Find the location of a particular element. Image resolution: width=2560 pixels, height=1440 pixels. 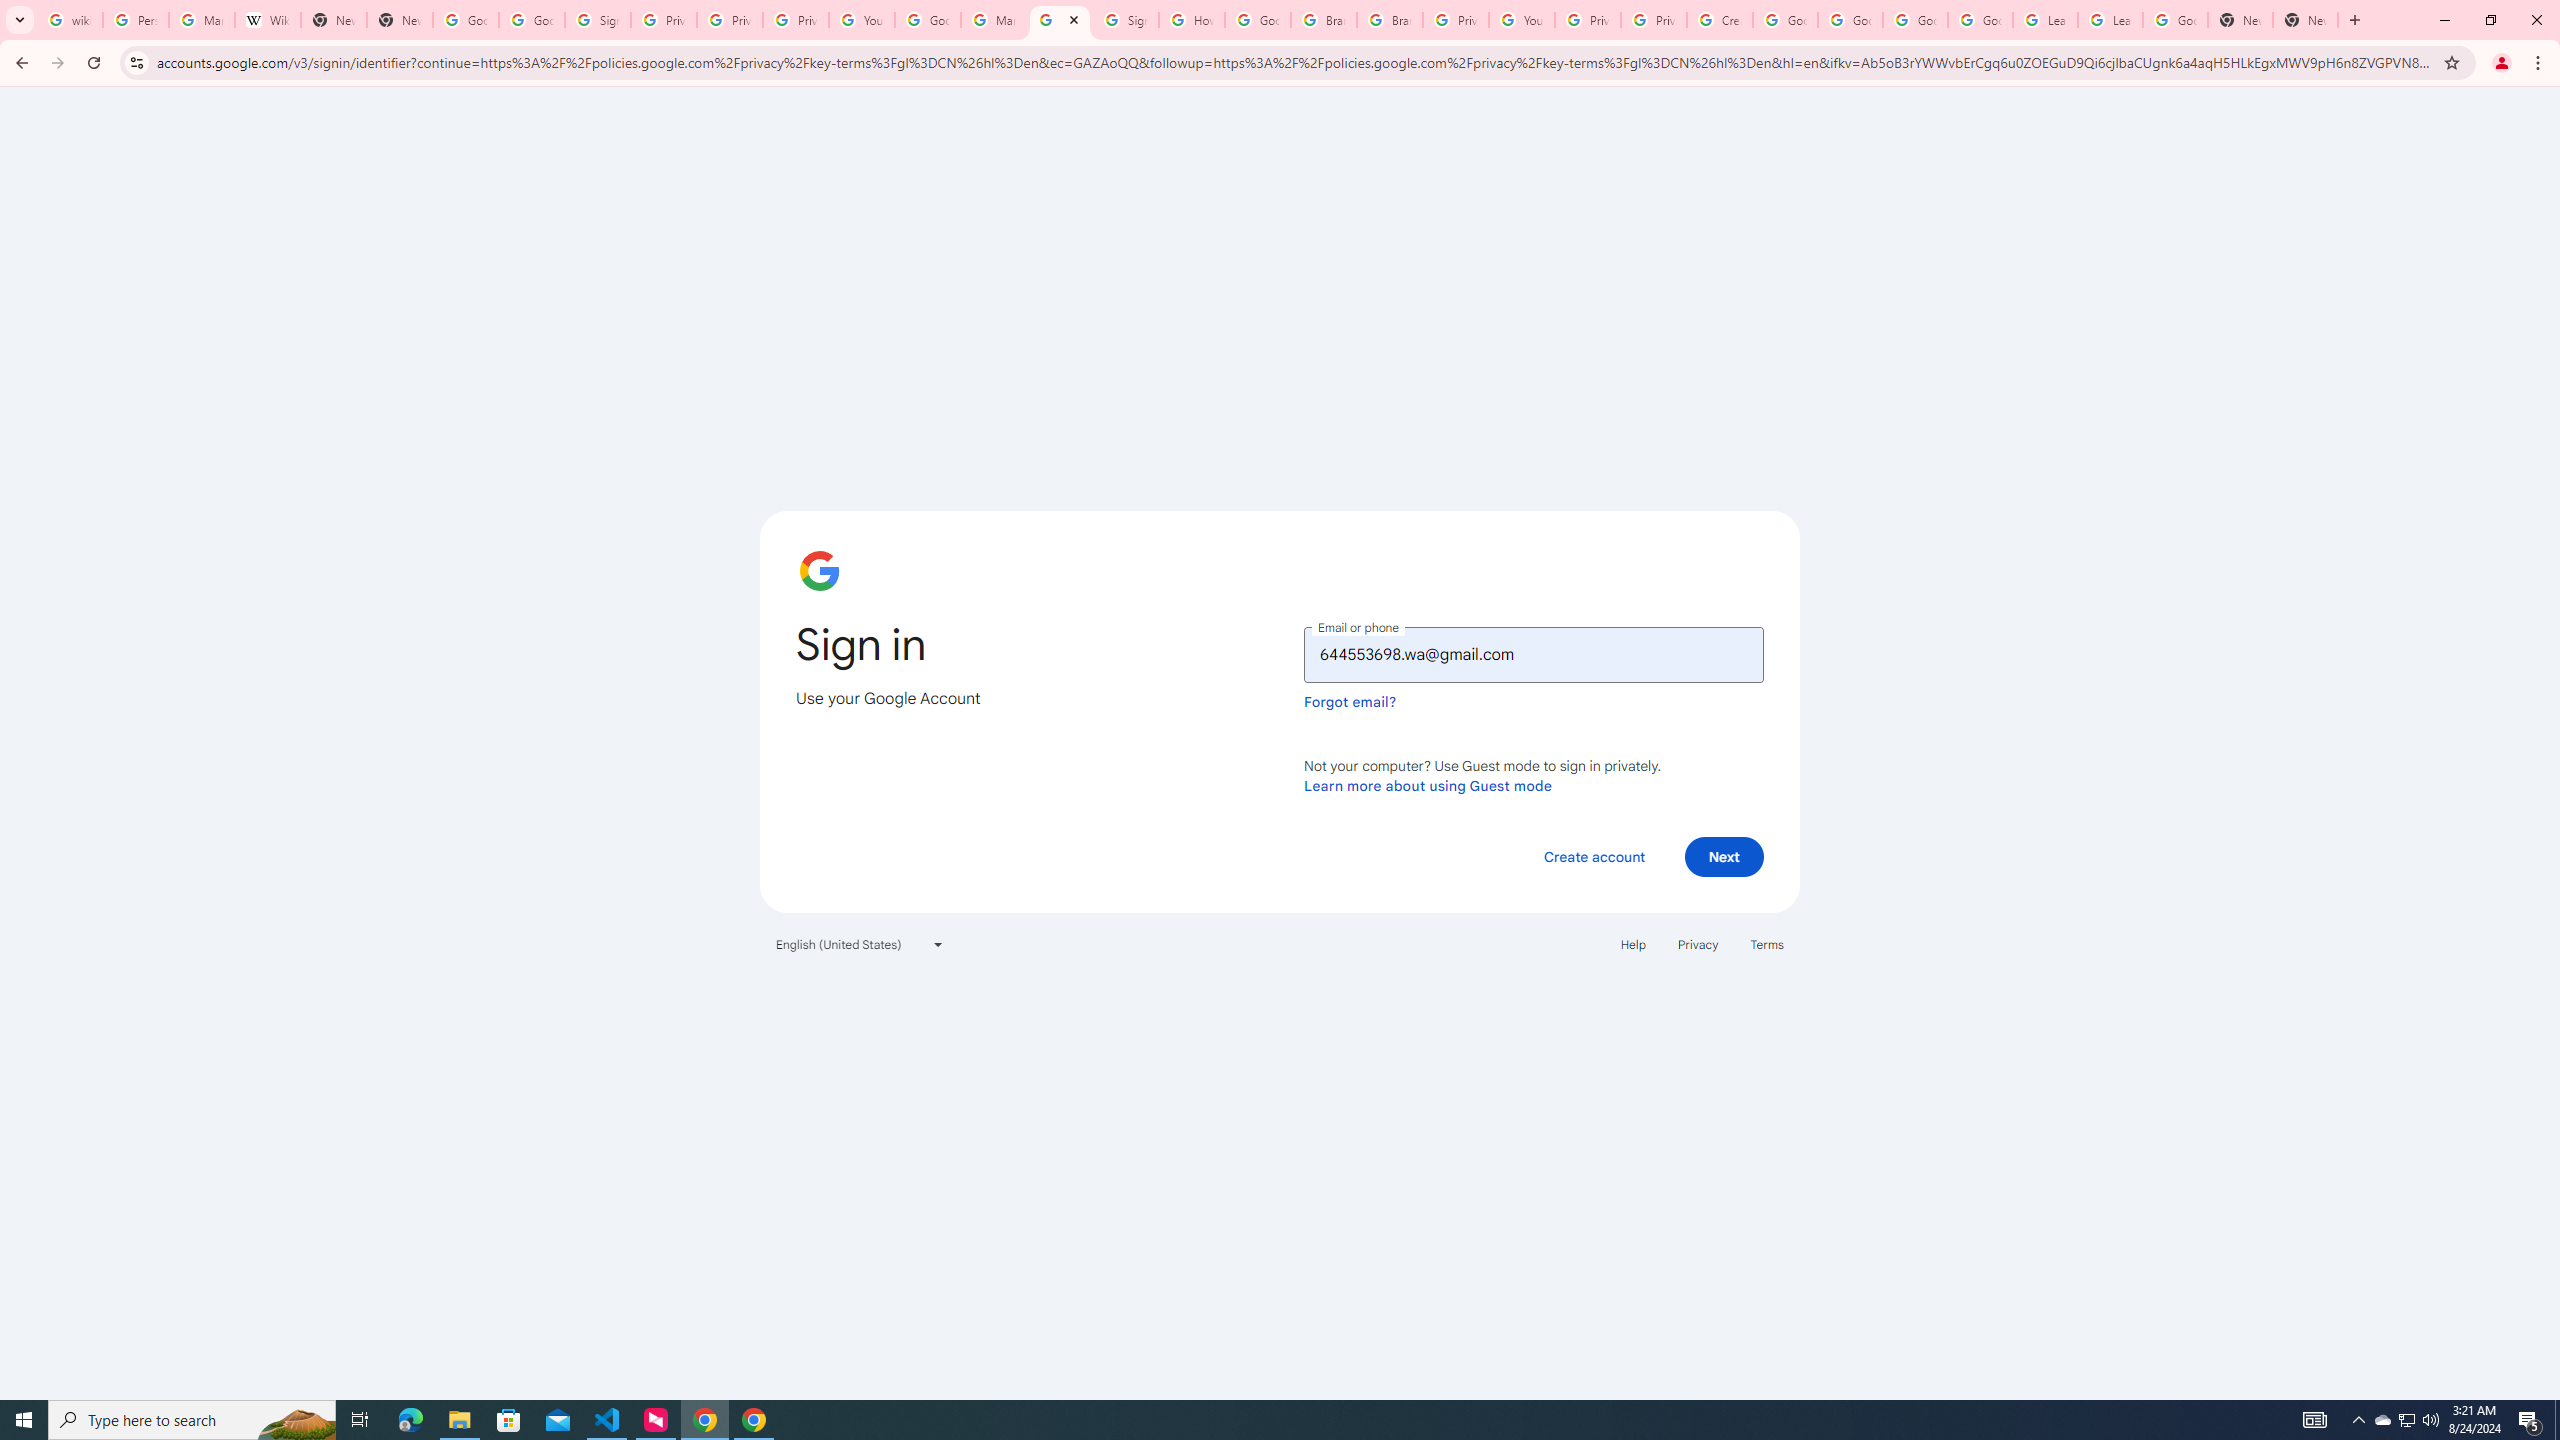

'YouTube' is located at coordinates (860, 19).